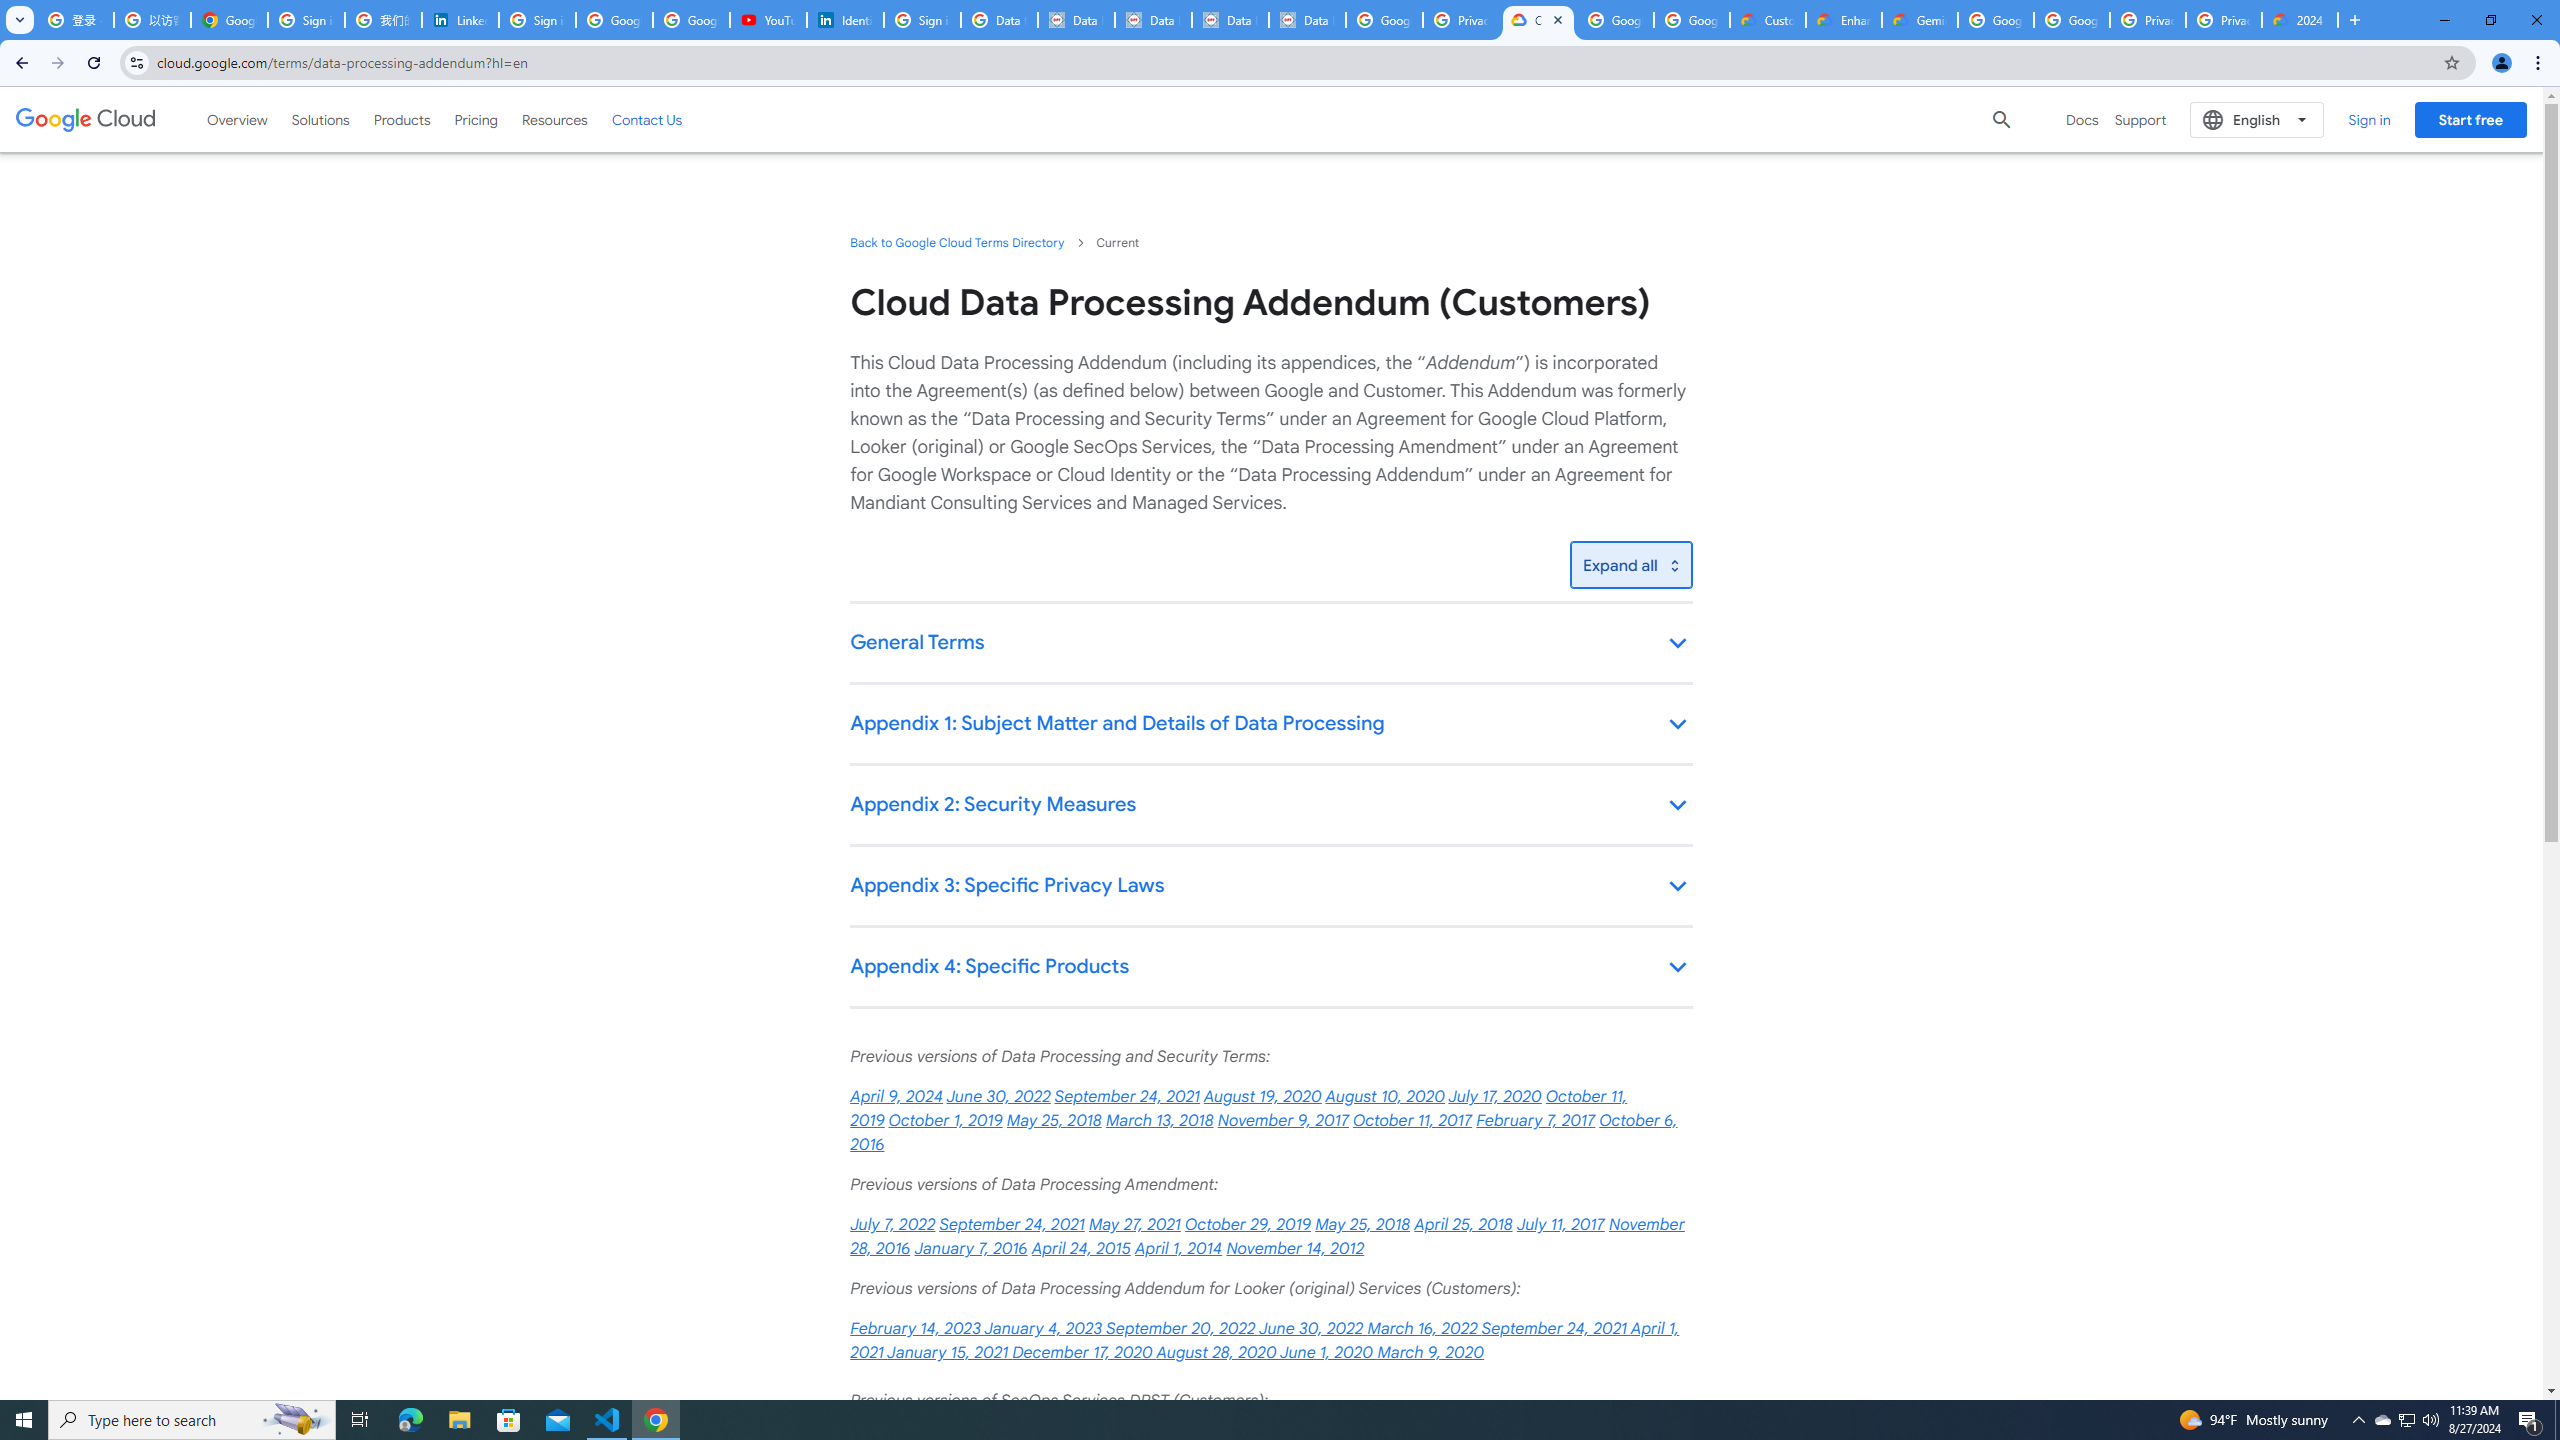  I want to click on 'March 13, 2018', so click(1158, 1121).